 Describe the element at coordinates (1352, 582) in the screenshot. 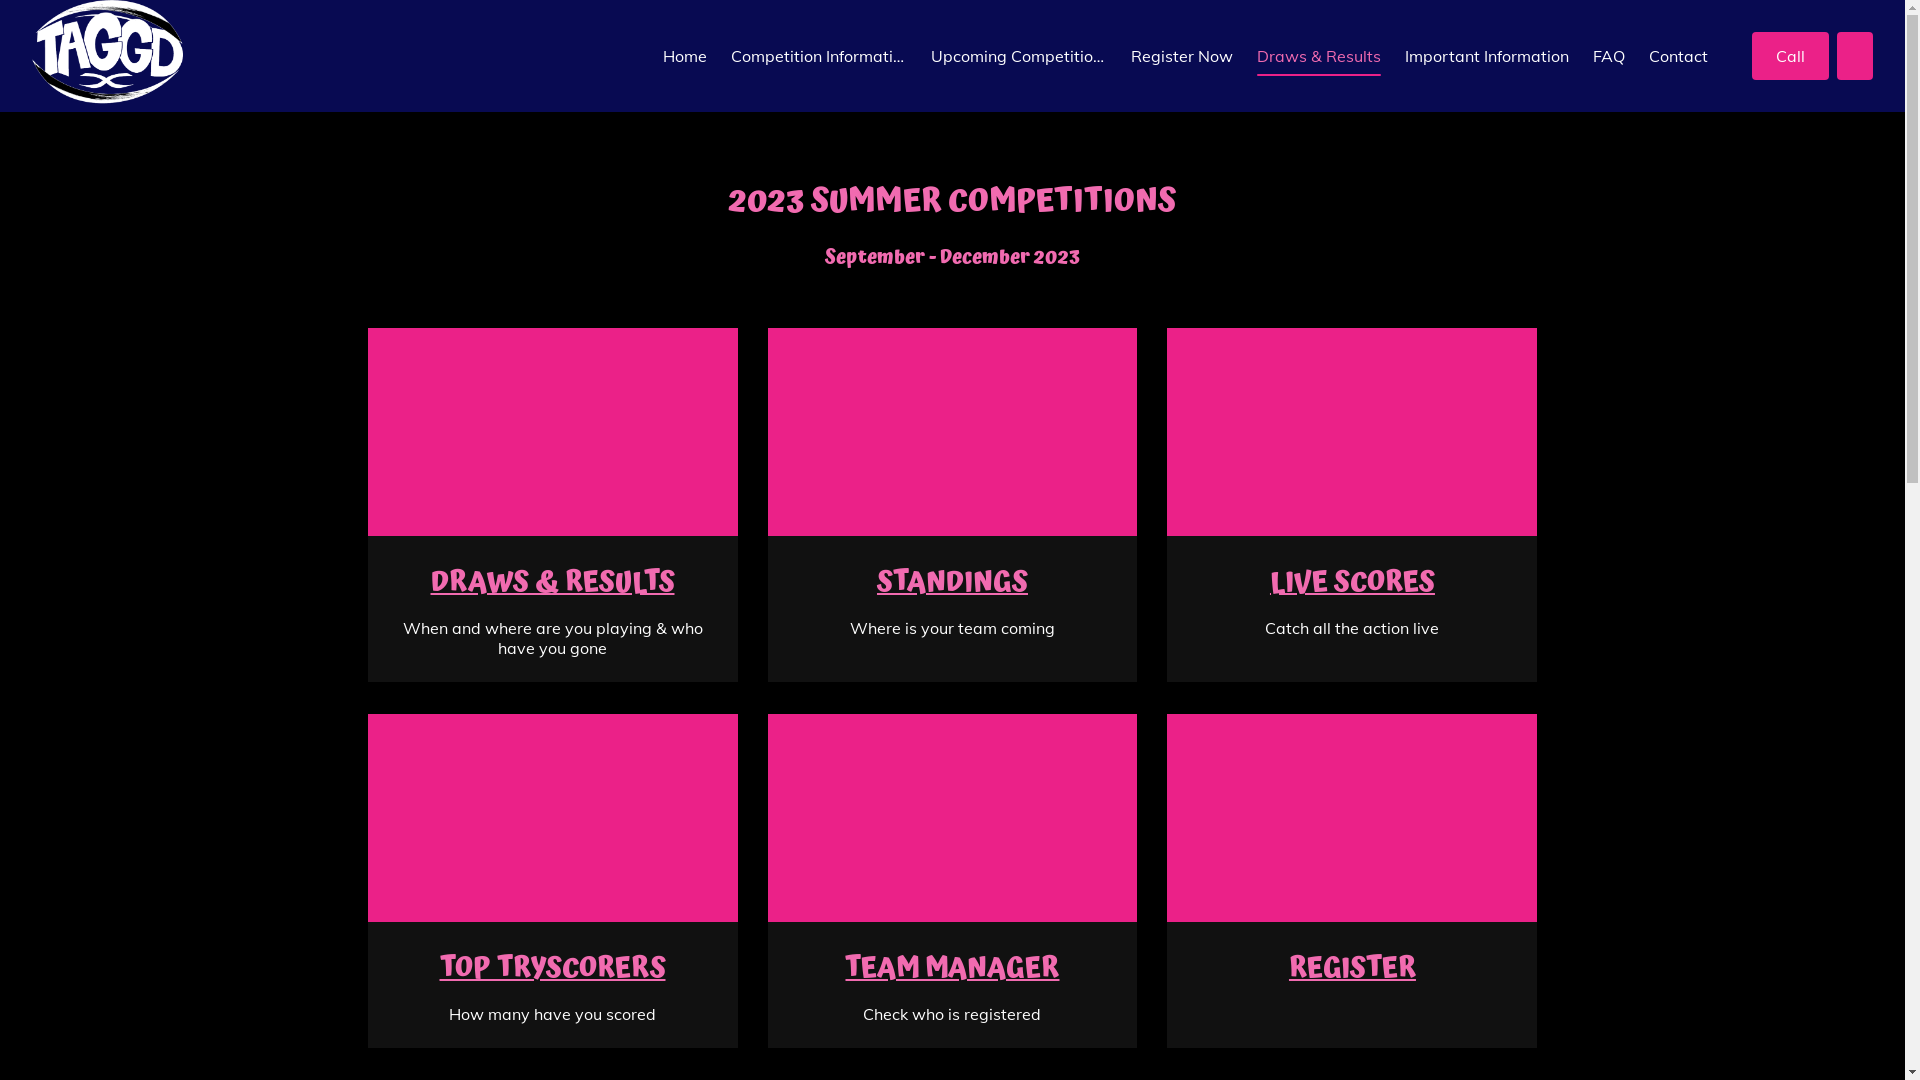

I see `'LIVE SCORES'` at that location.